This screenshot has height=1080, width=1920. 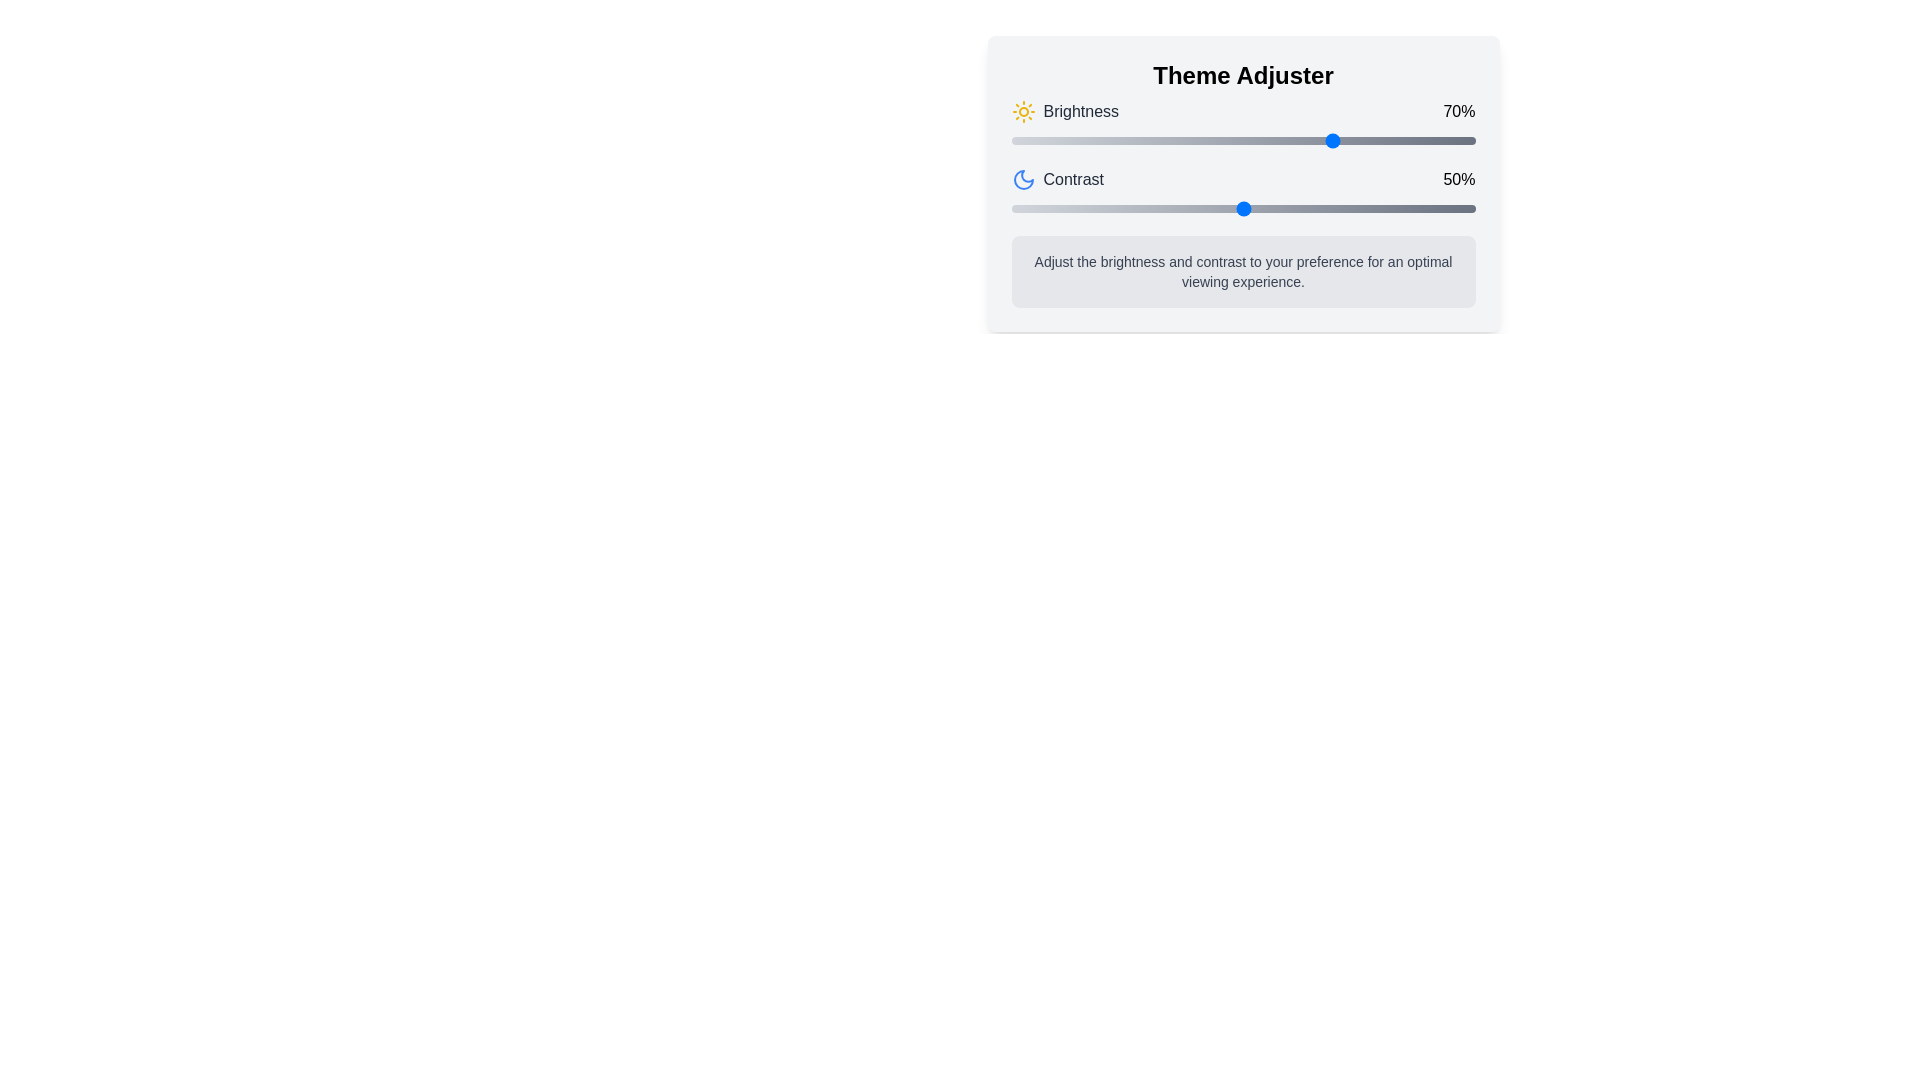 What do you see at coordinates (1367, 208) in the screenshot?
I see `contrast` at bounding box center [1367, 208].